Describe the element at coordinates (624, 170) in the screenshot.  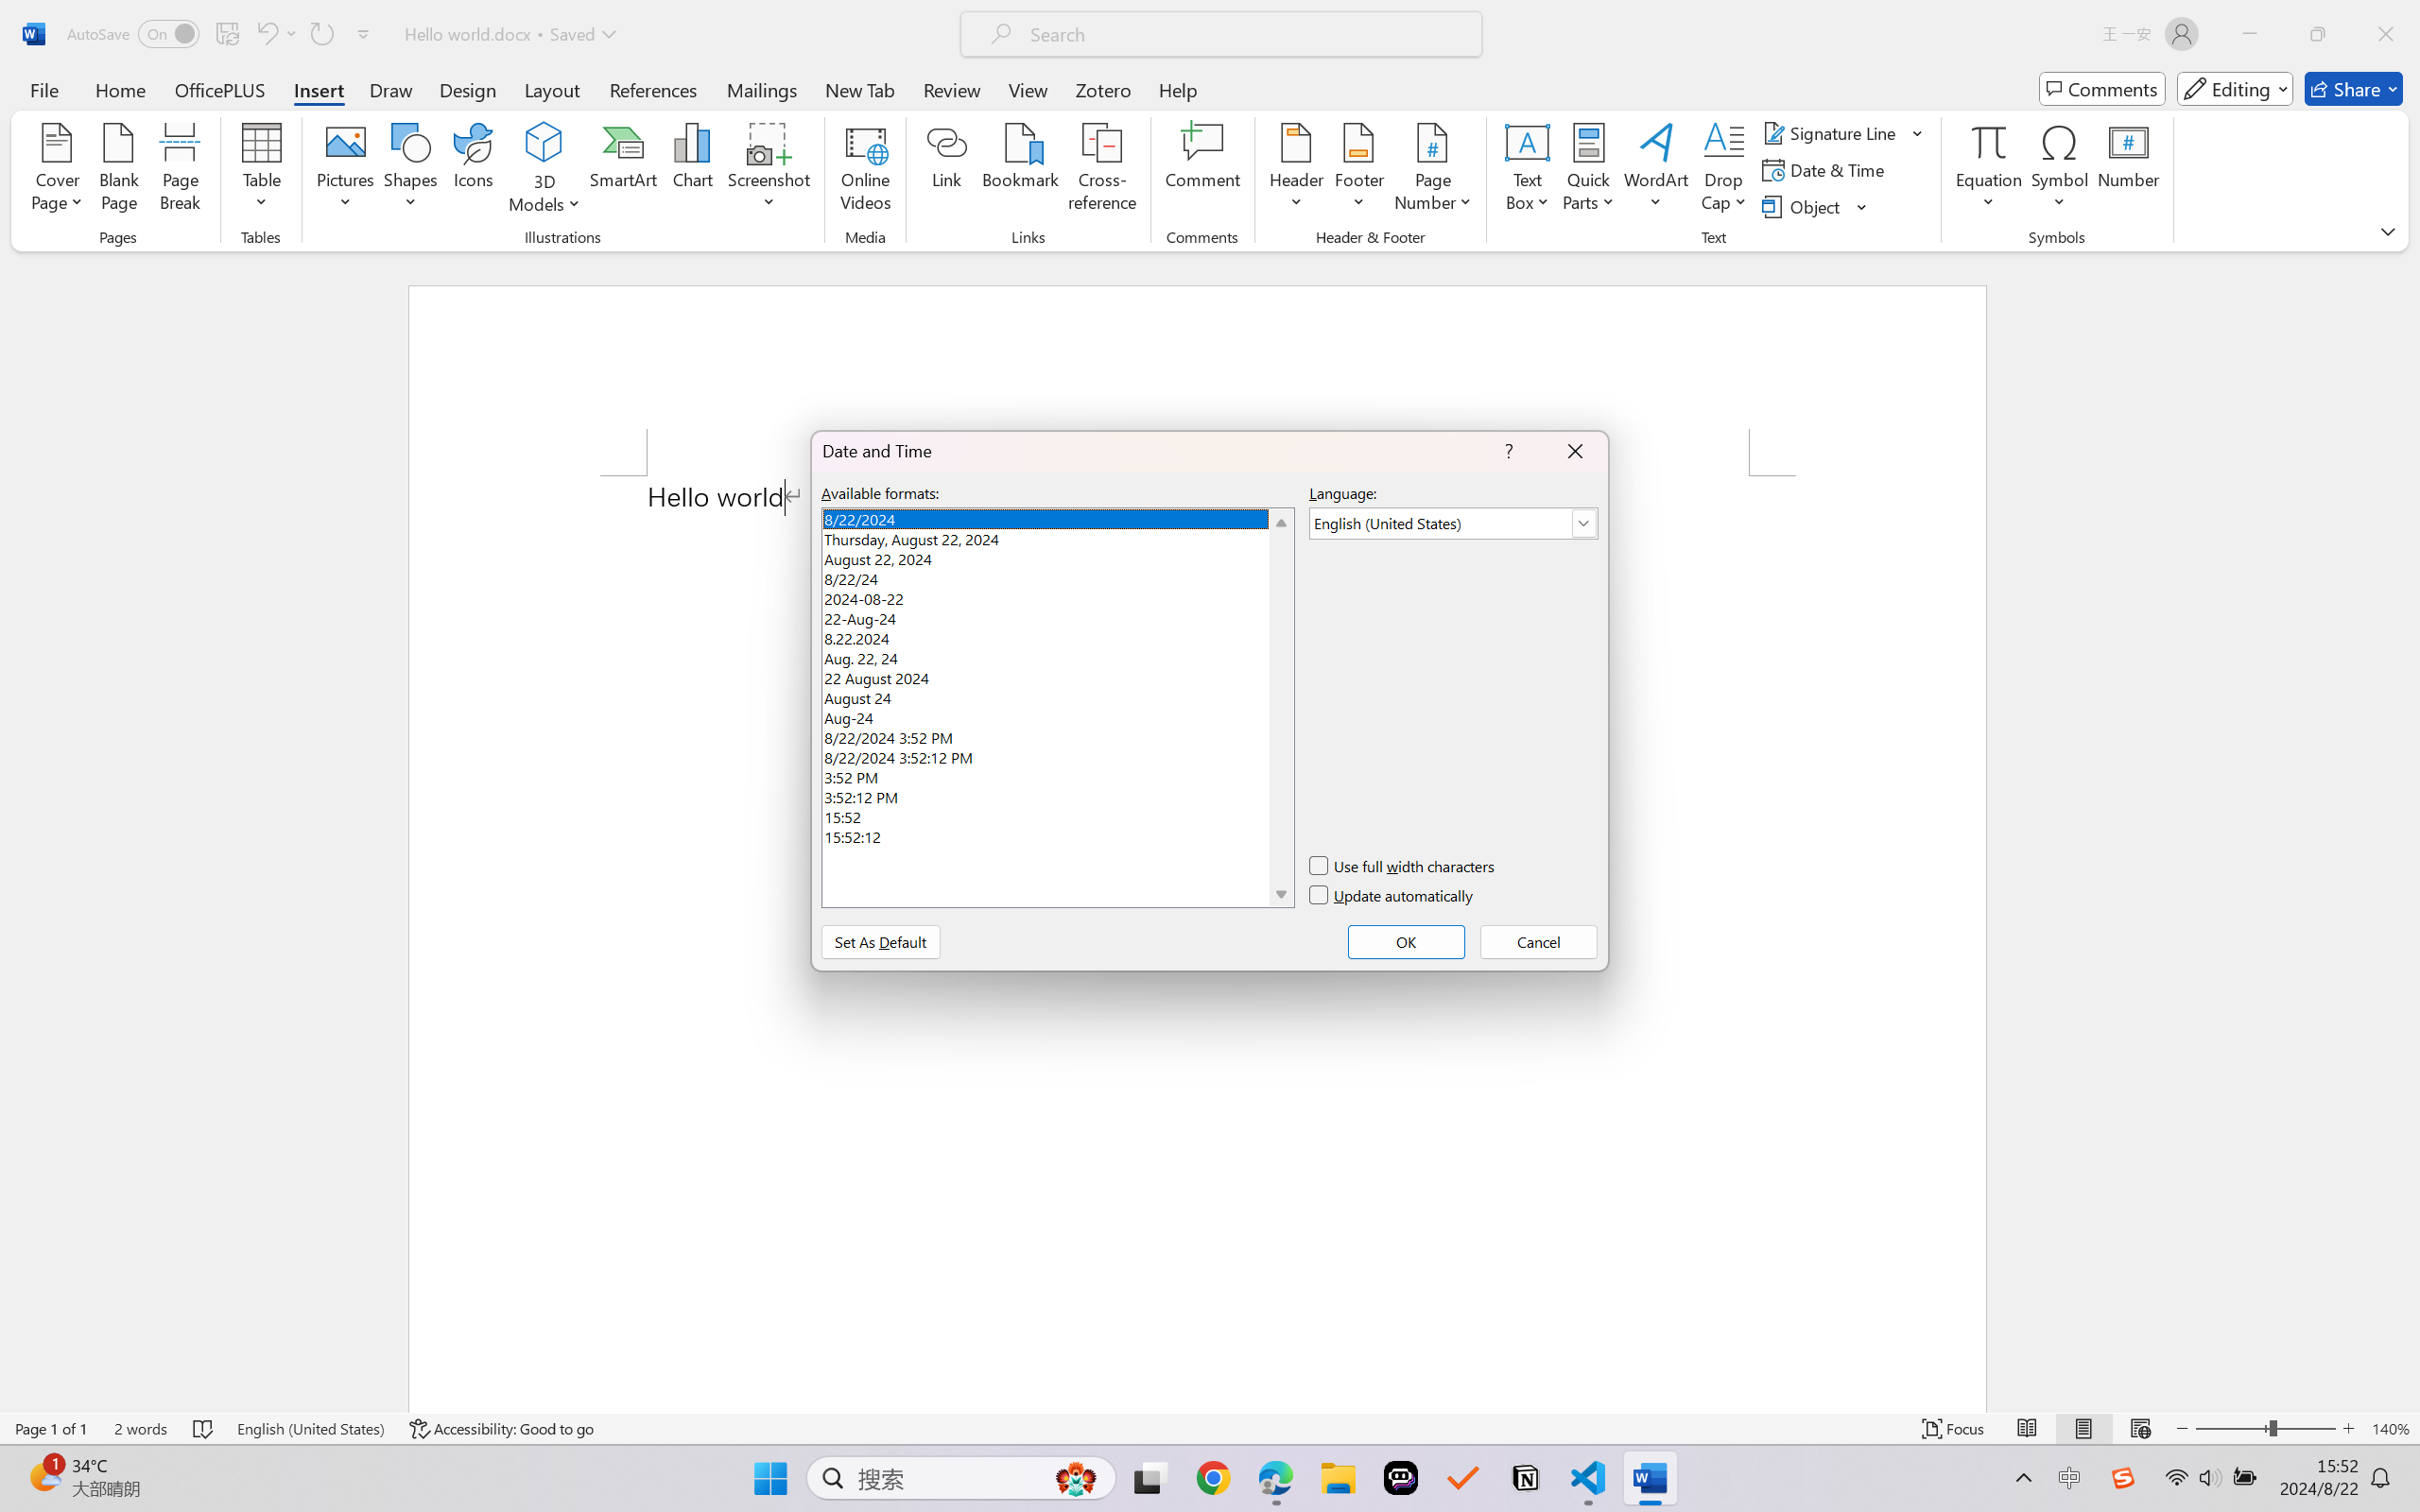
I see `'SmartArt...'` at that location.